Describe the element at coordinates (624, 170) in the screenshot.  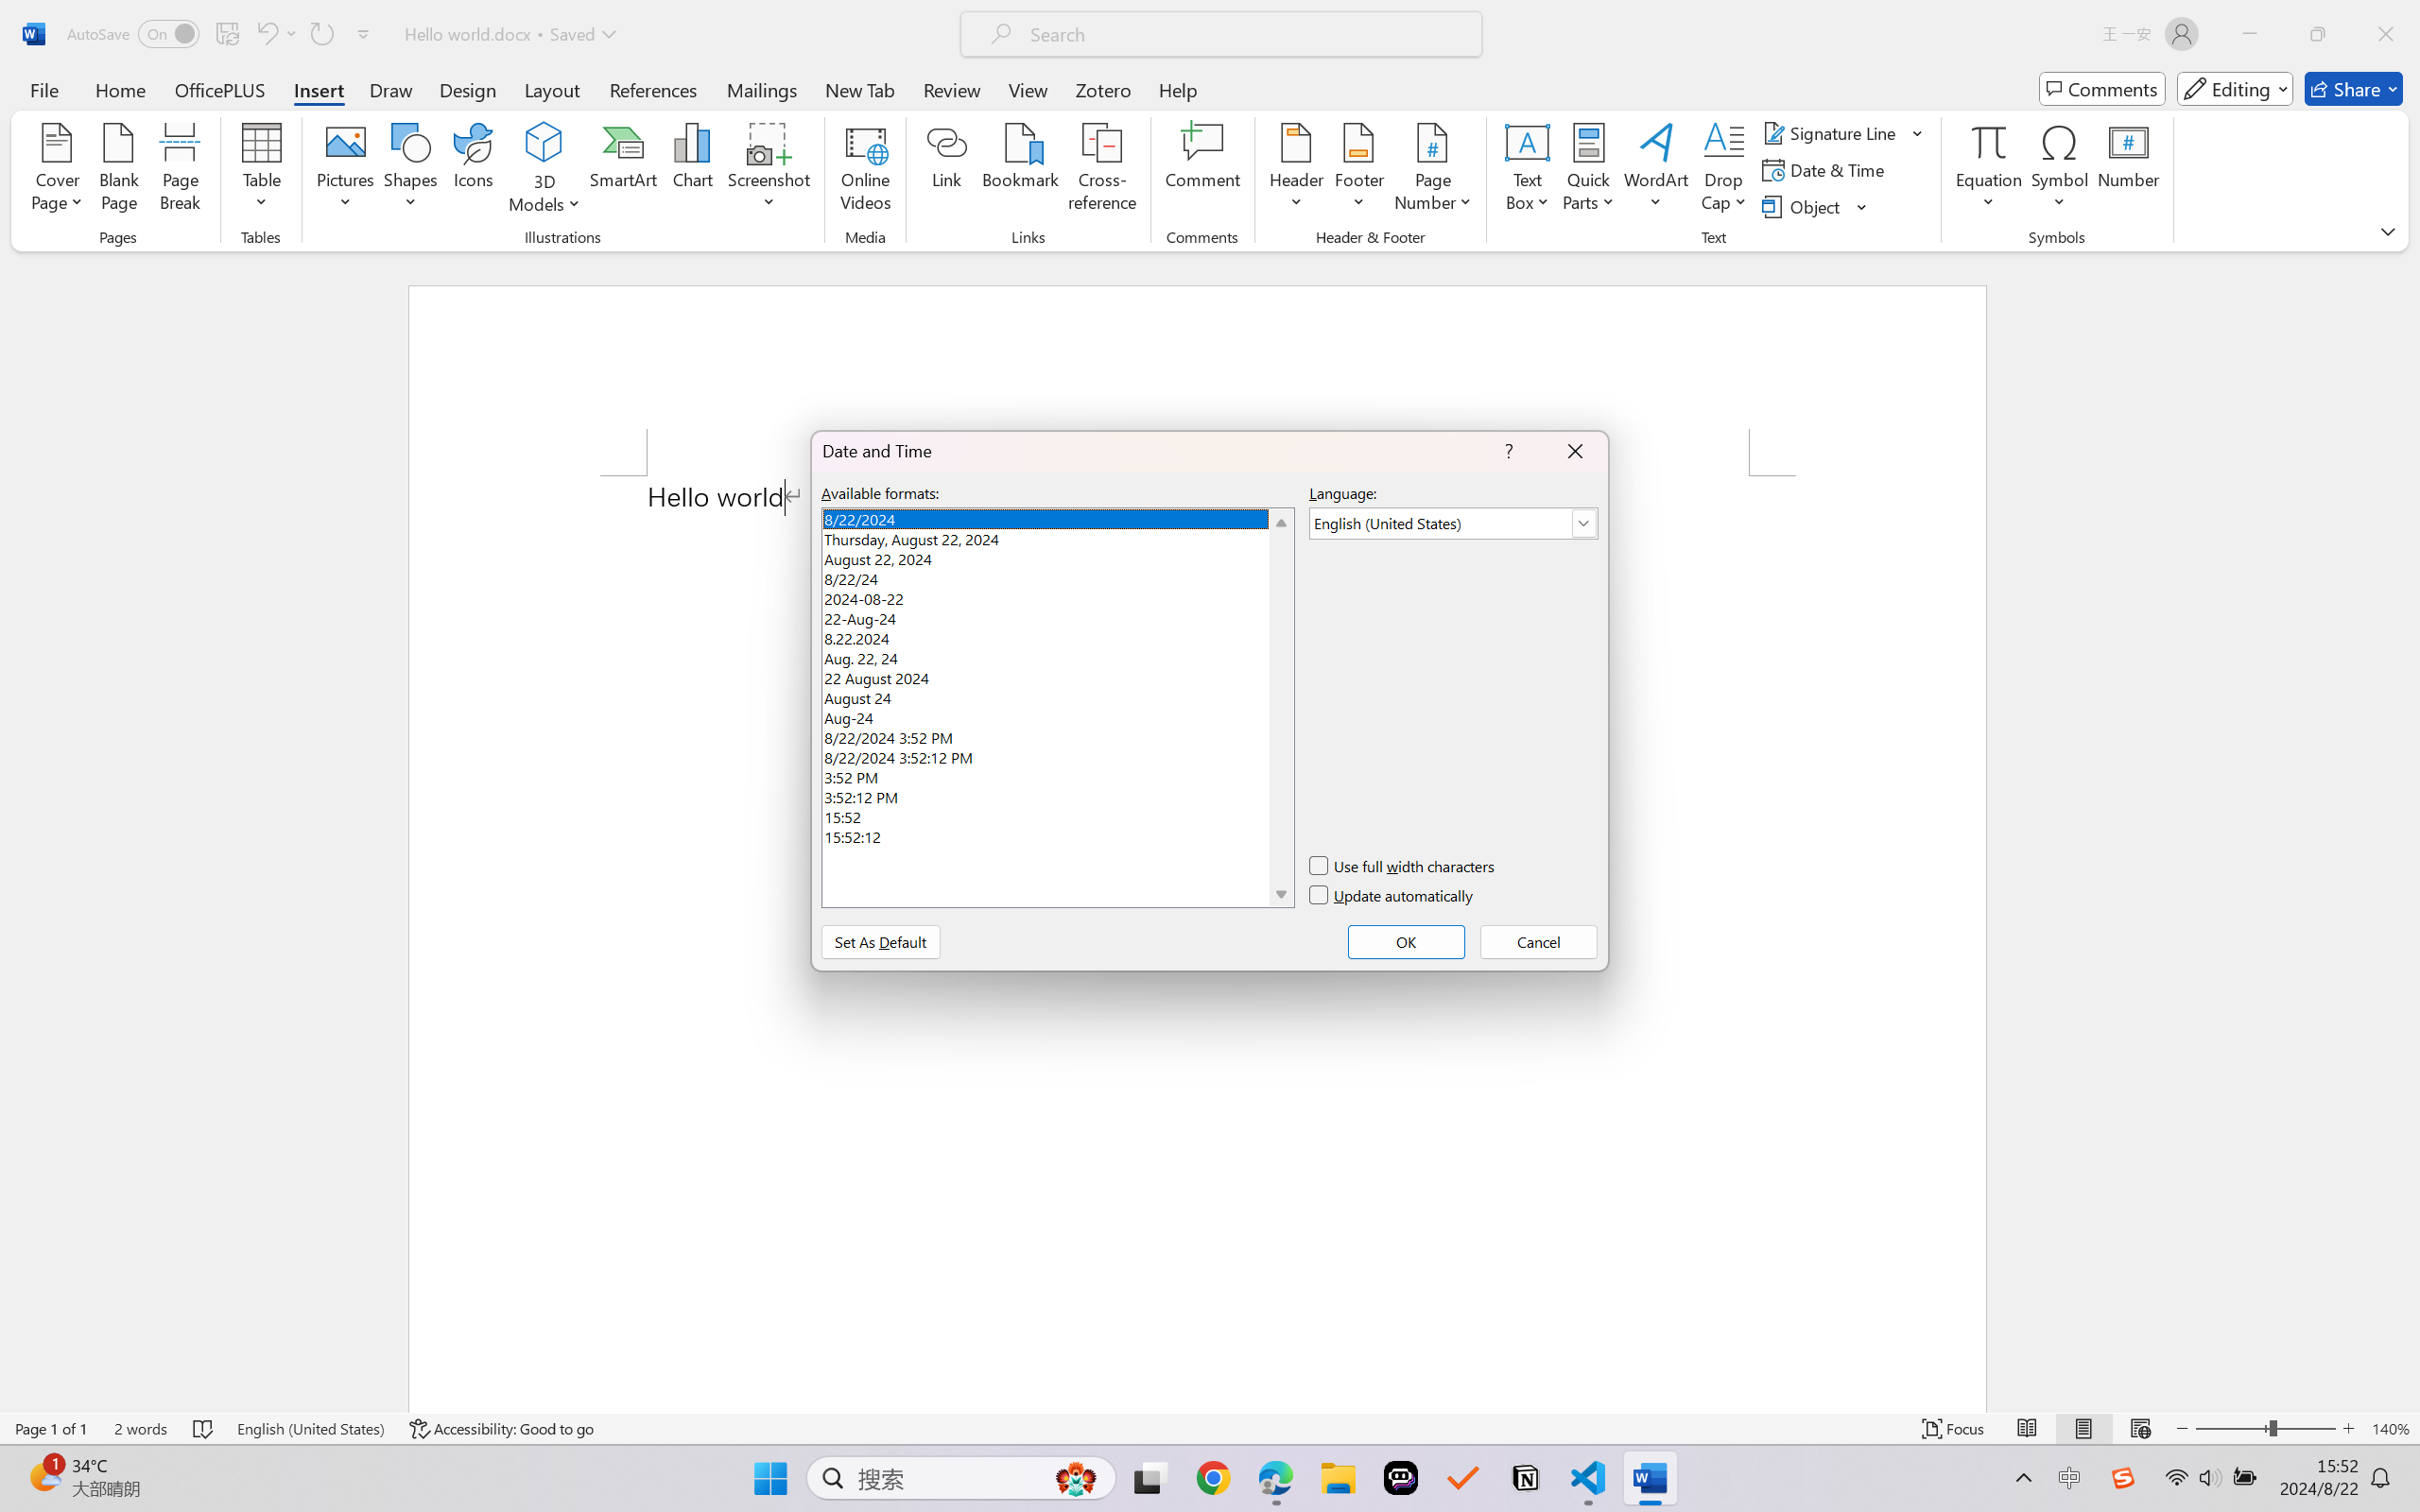
I see `'SmartArt...'` at that location.